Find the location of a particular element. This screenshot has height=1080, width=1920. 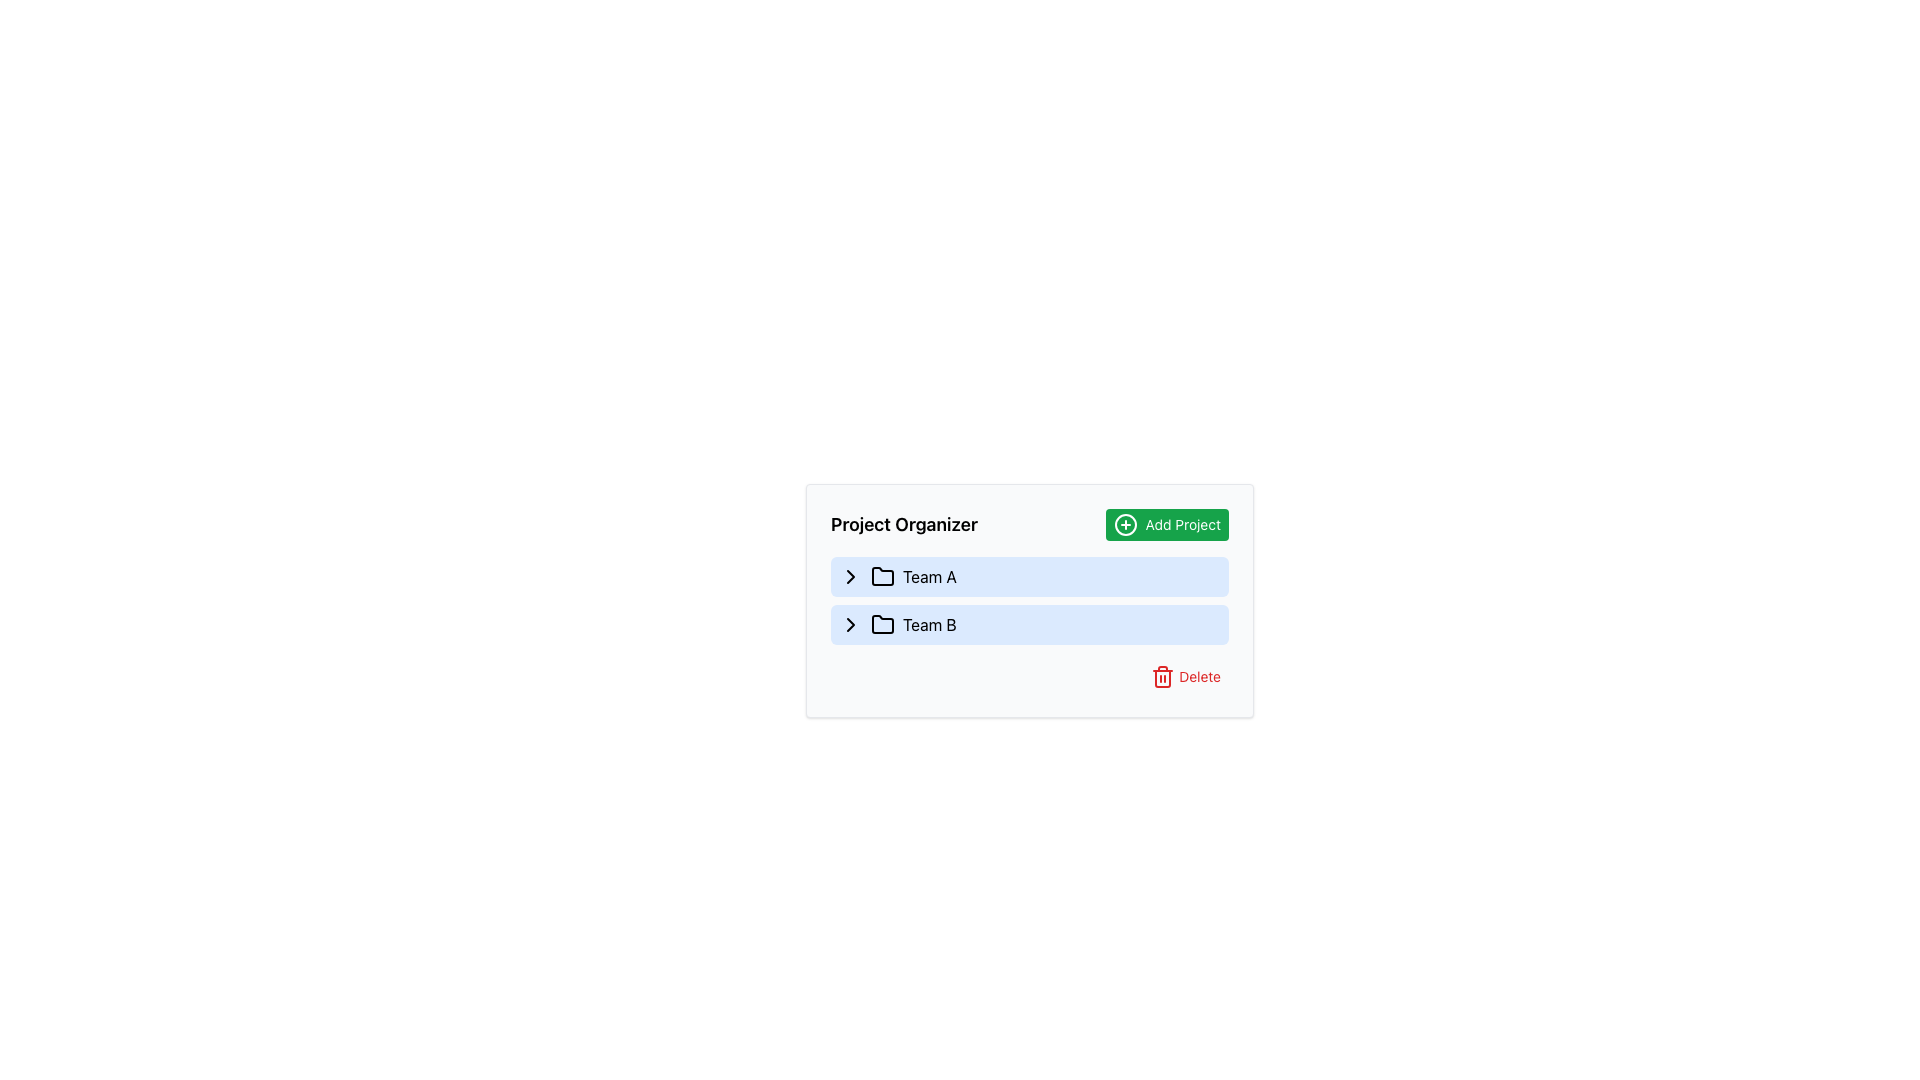

the chevron icon located in the top row of the 'Project Organizer' section is located at coordinates (850, 577).